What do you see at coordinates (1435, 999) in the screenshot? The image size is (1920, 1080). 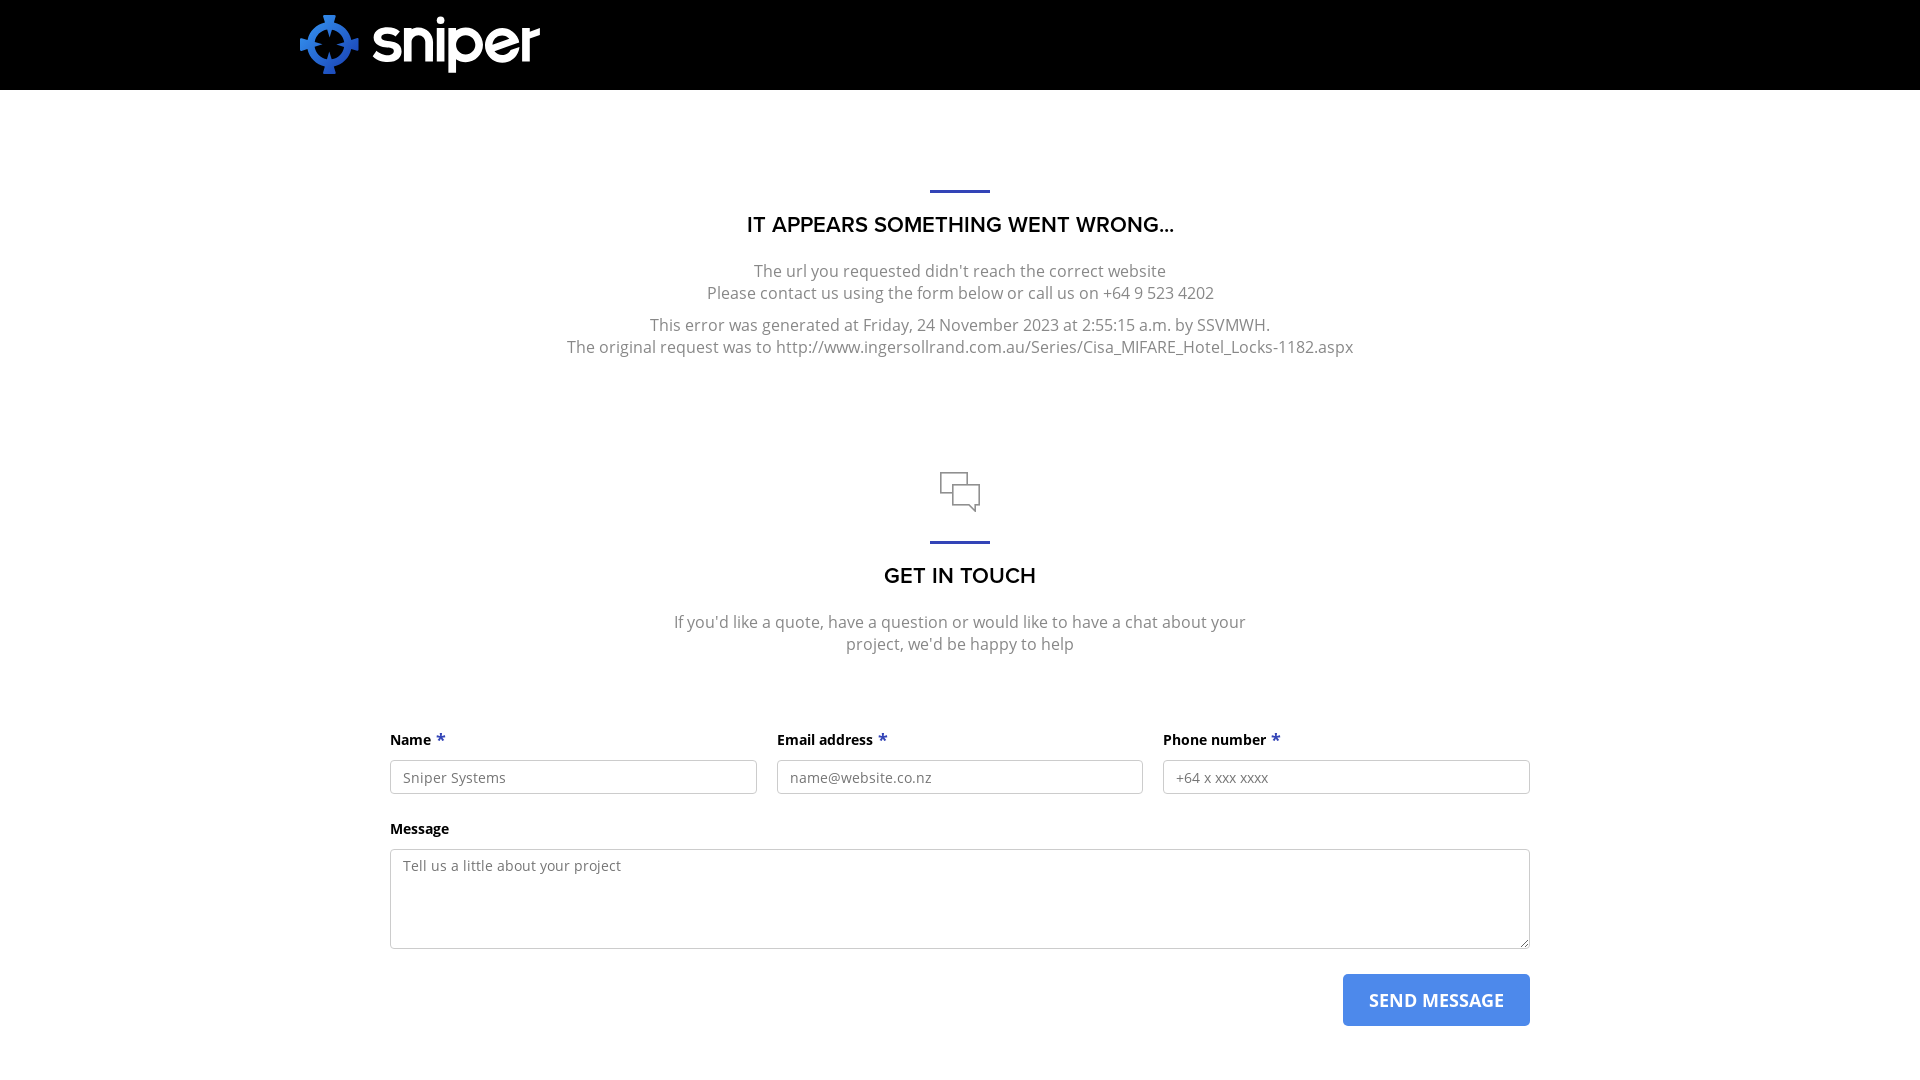 I see `'SEND MESSAGE'` at bounding box center [1435, 999].